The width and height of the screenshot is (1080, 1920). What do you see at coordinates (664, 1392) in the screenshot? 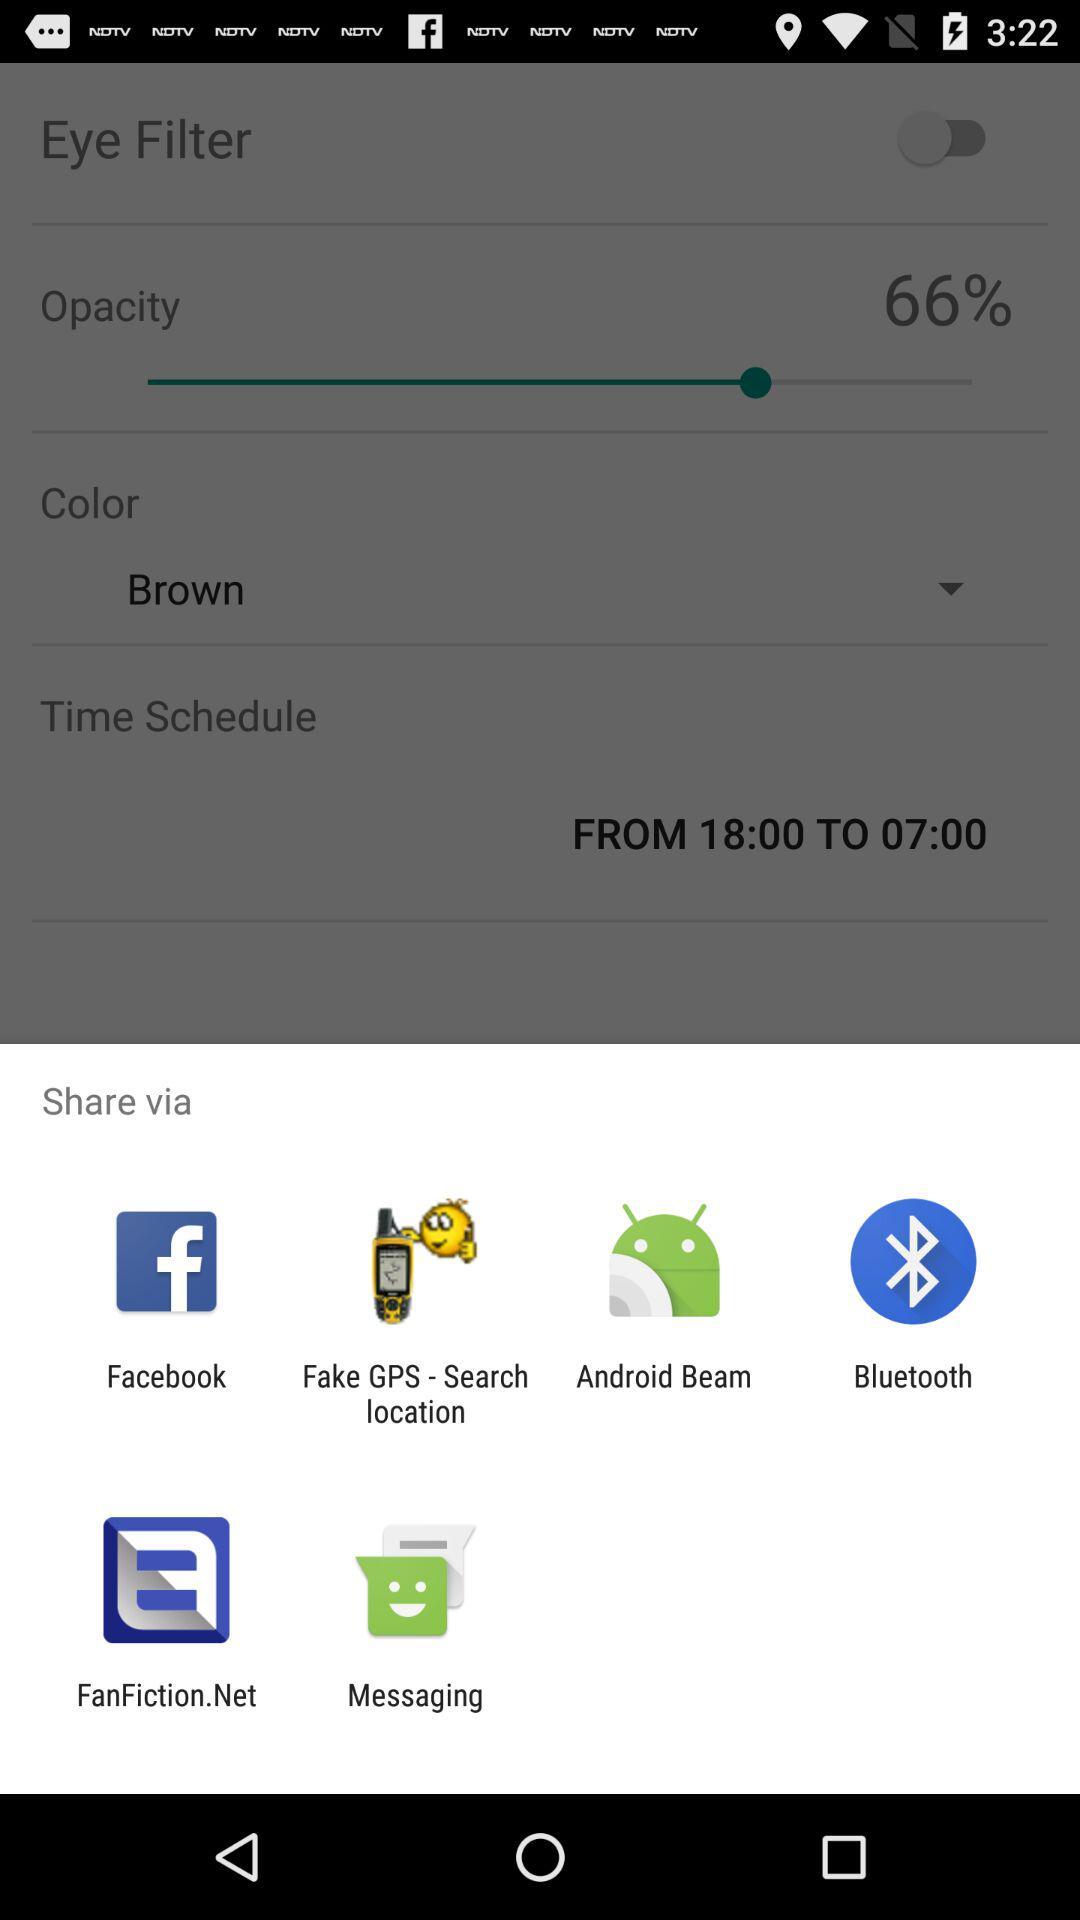
I see `the app next to the fake gps search icon` at bounding box center [664, 1392].